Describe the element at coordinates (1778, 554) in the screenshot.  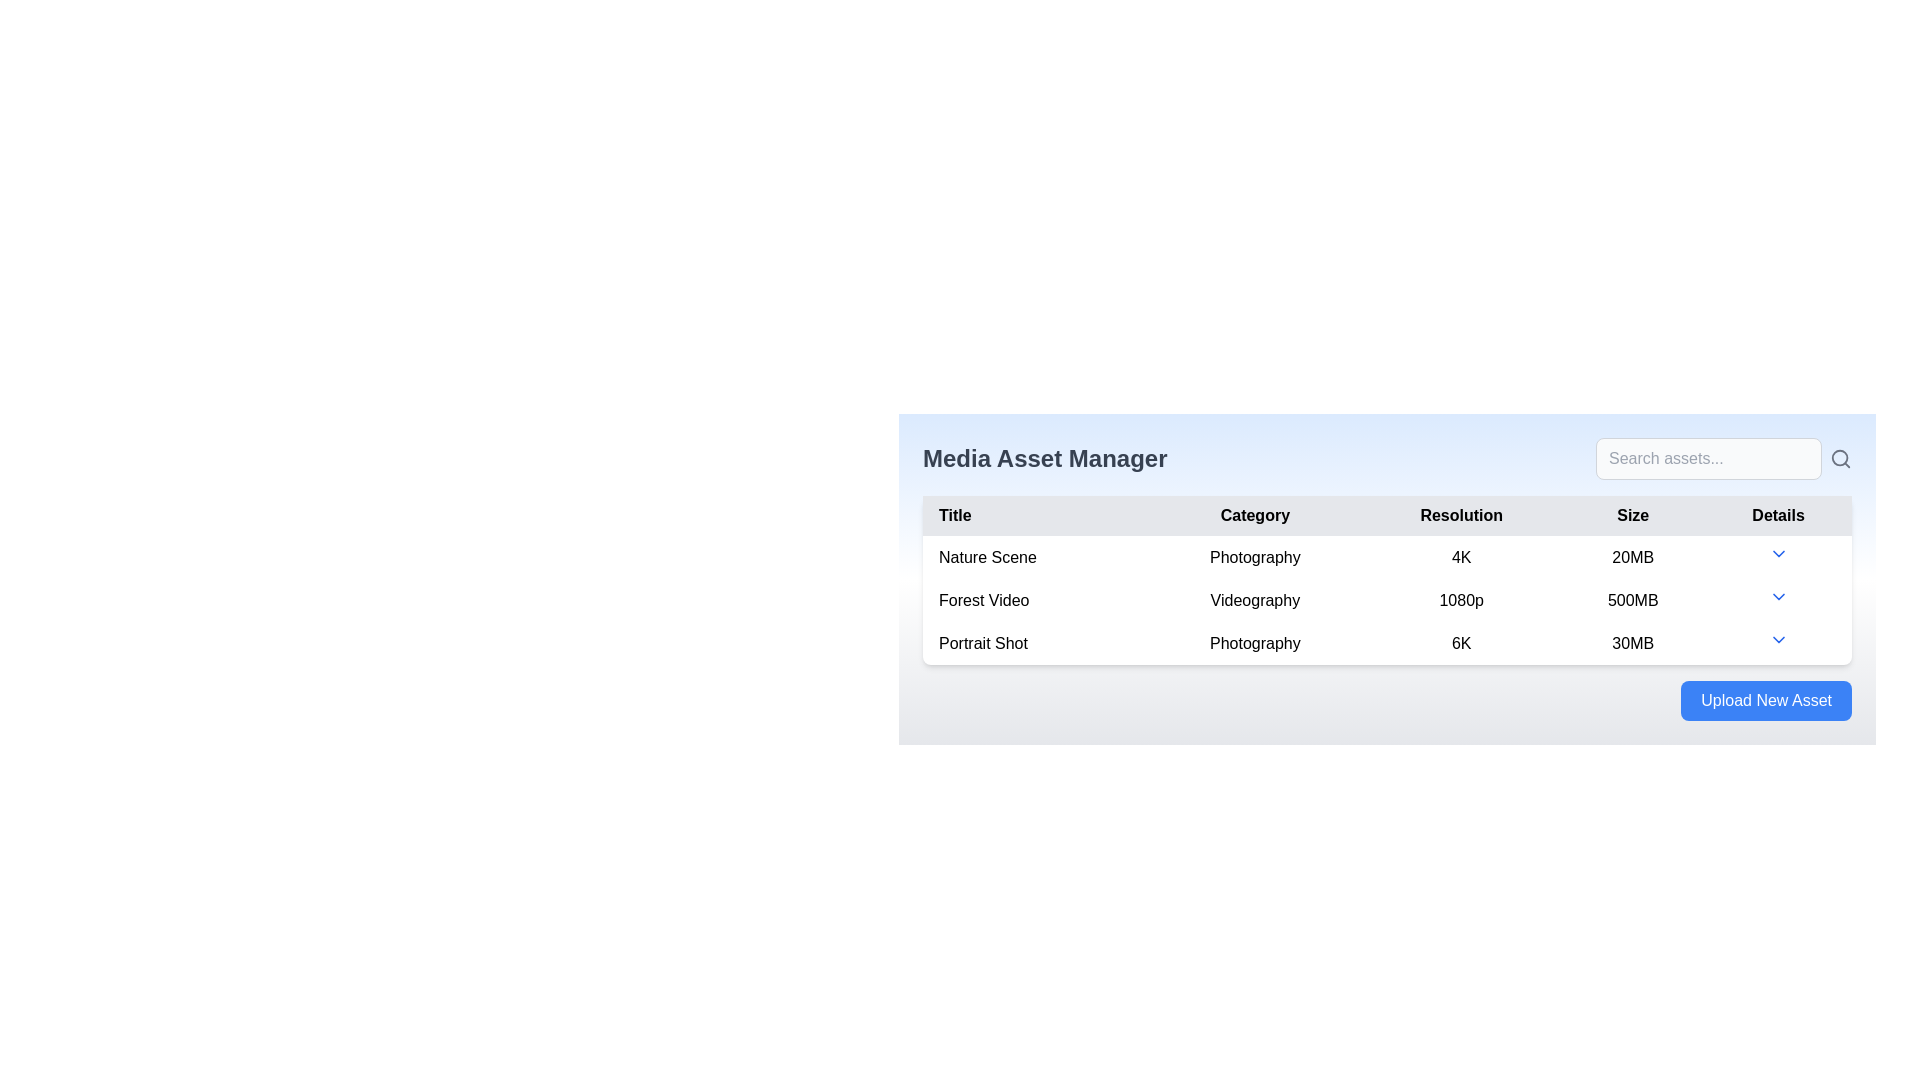
I see `the blue downward-facing chevron Dropdown Icon located in the last column of the first row of the table in the 'Details' section to trigger the tooltip or highlight effect` at that location.